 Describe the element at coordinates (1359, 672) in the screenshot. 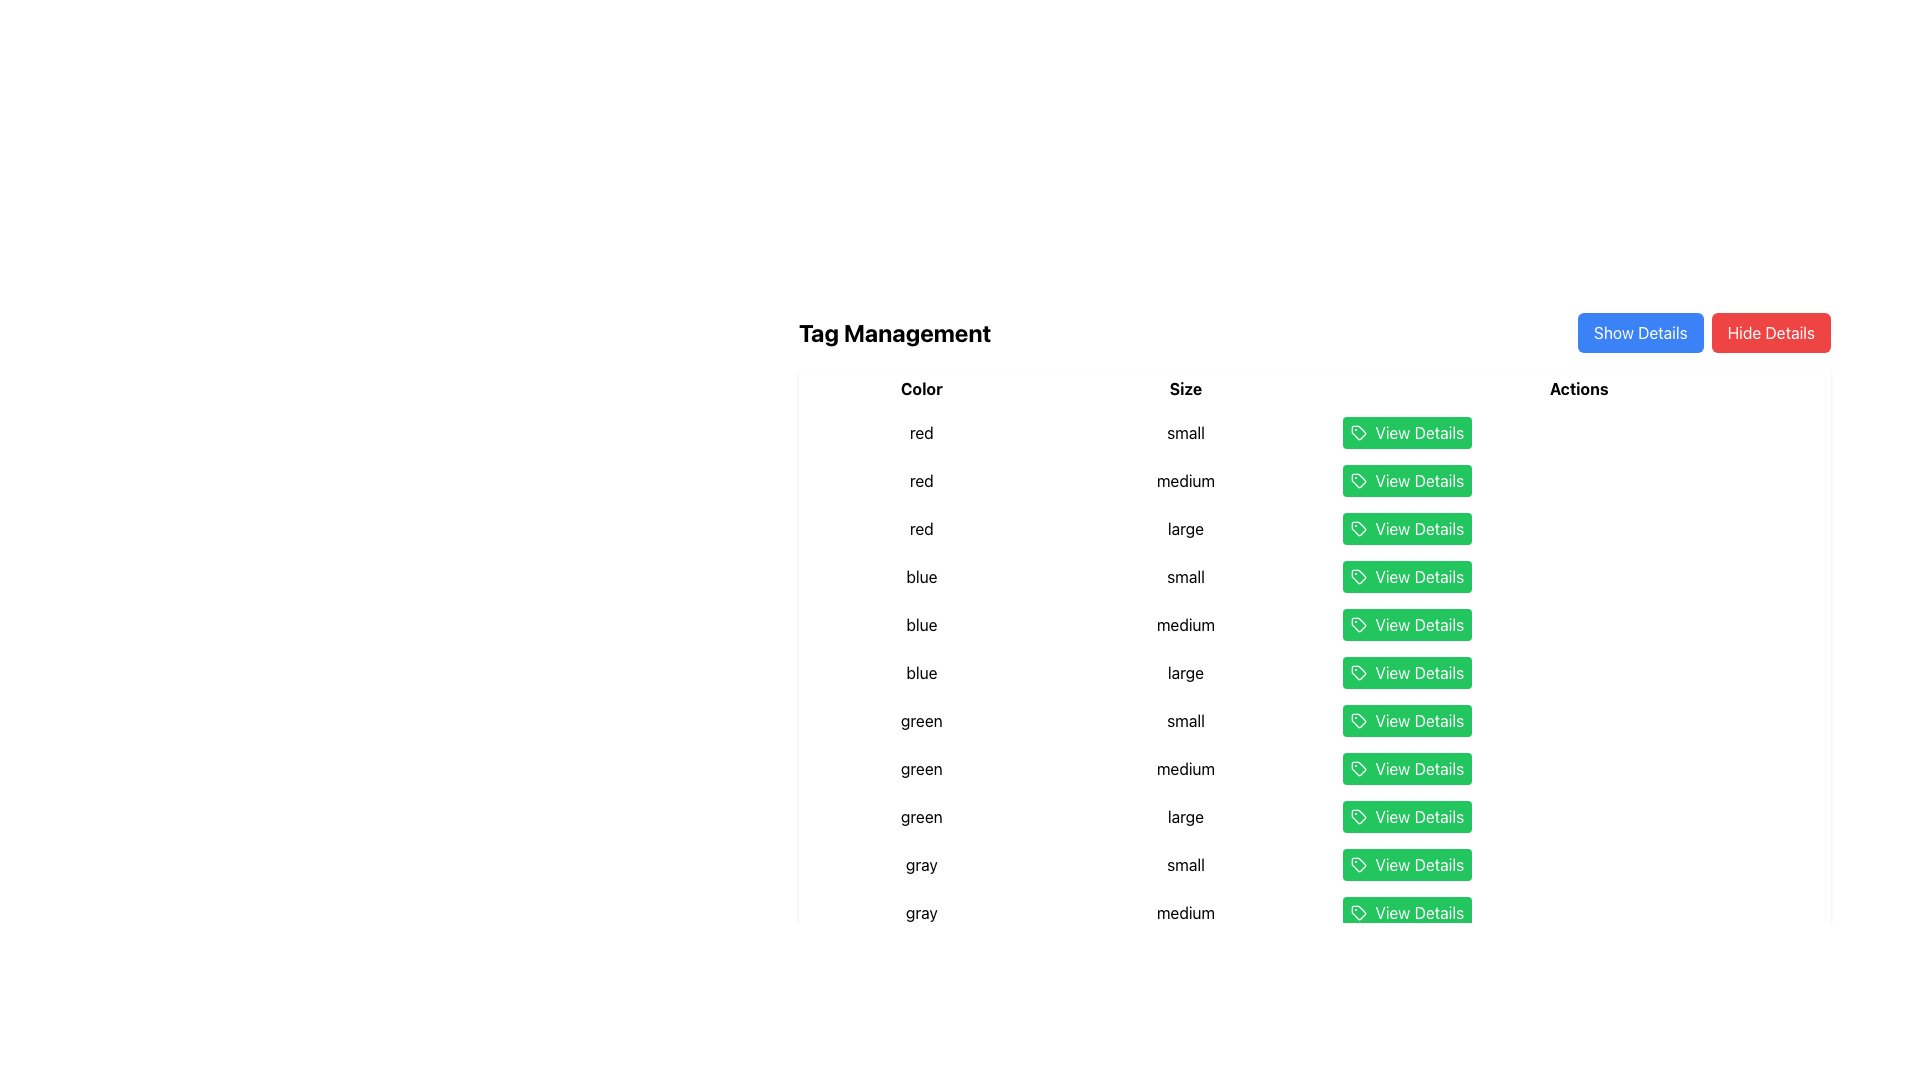

I see `the green tag icon located within the 'View Details' button in the 'Actions' column of the table` at that location.